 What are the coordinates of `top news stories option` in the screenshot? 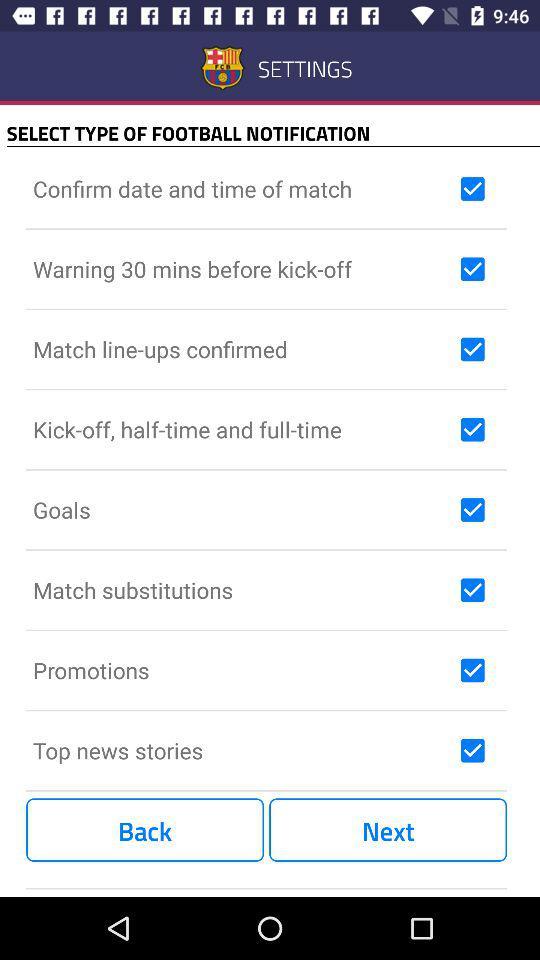 It's located at (472, 749).